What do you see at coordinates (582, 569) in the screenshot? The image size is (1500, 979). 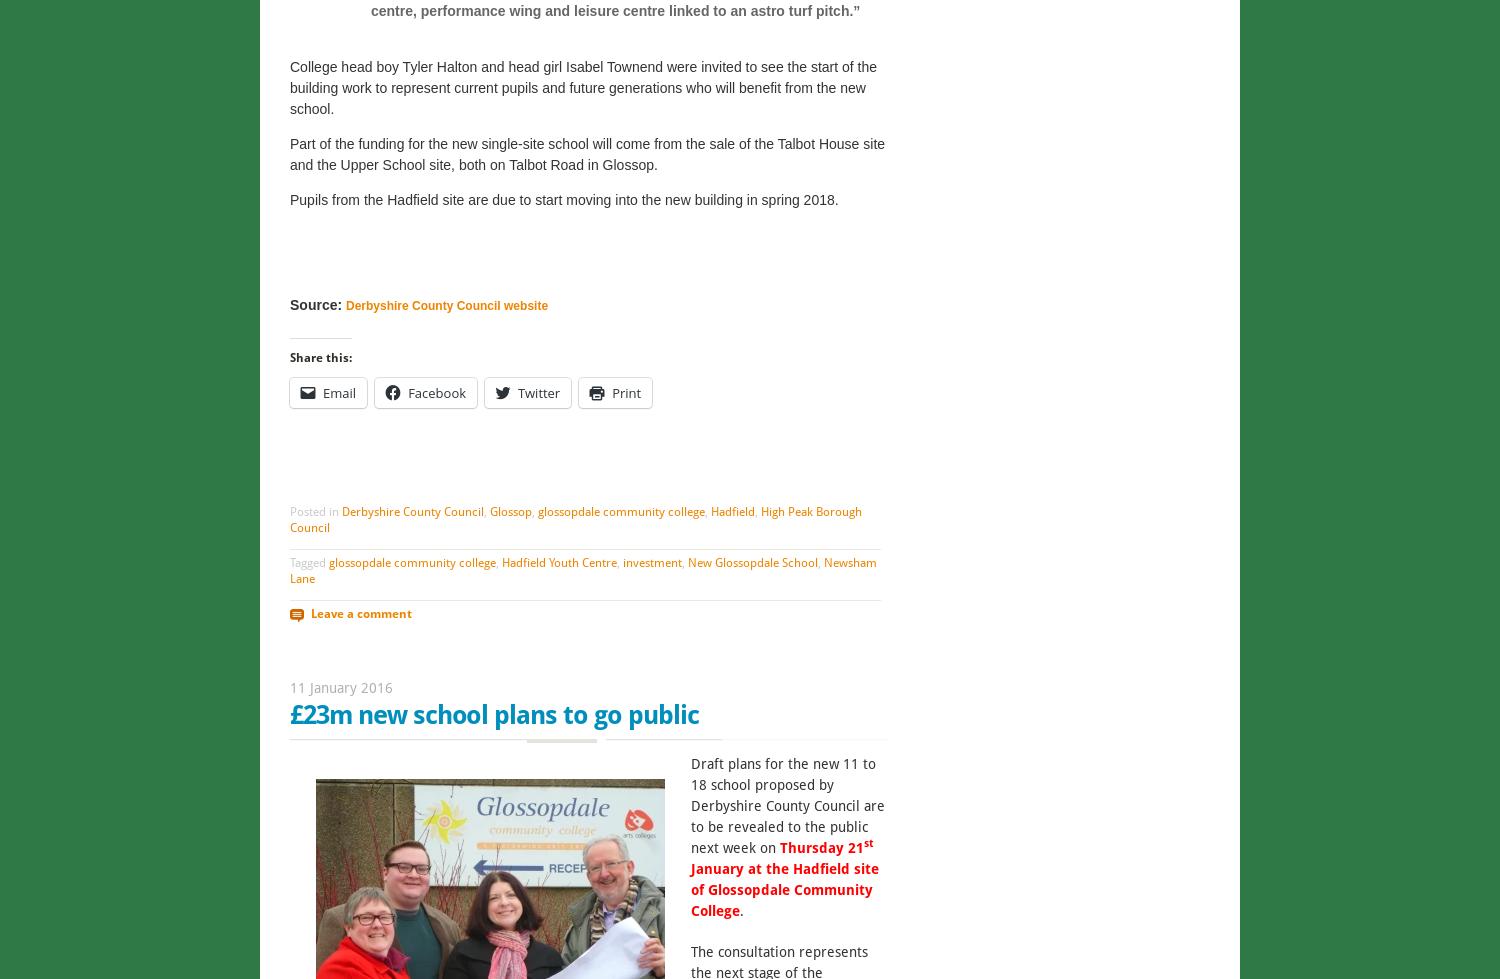 I see `'Newsham Lane'` at bounding box center [582, 569].